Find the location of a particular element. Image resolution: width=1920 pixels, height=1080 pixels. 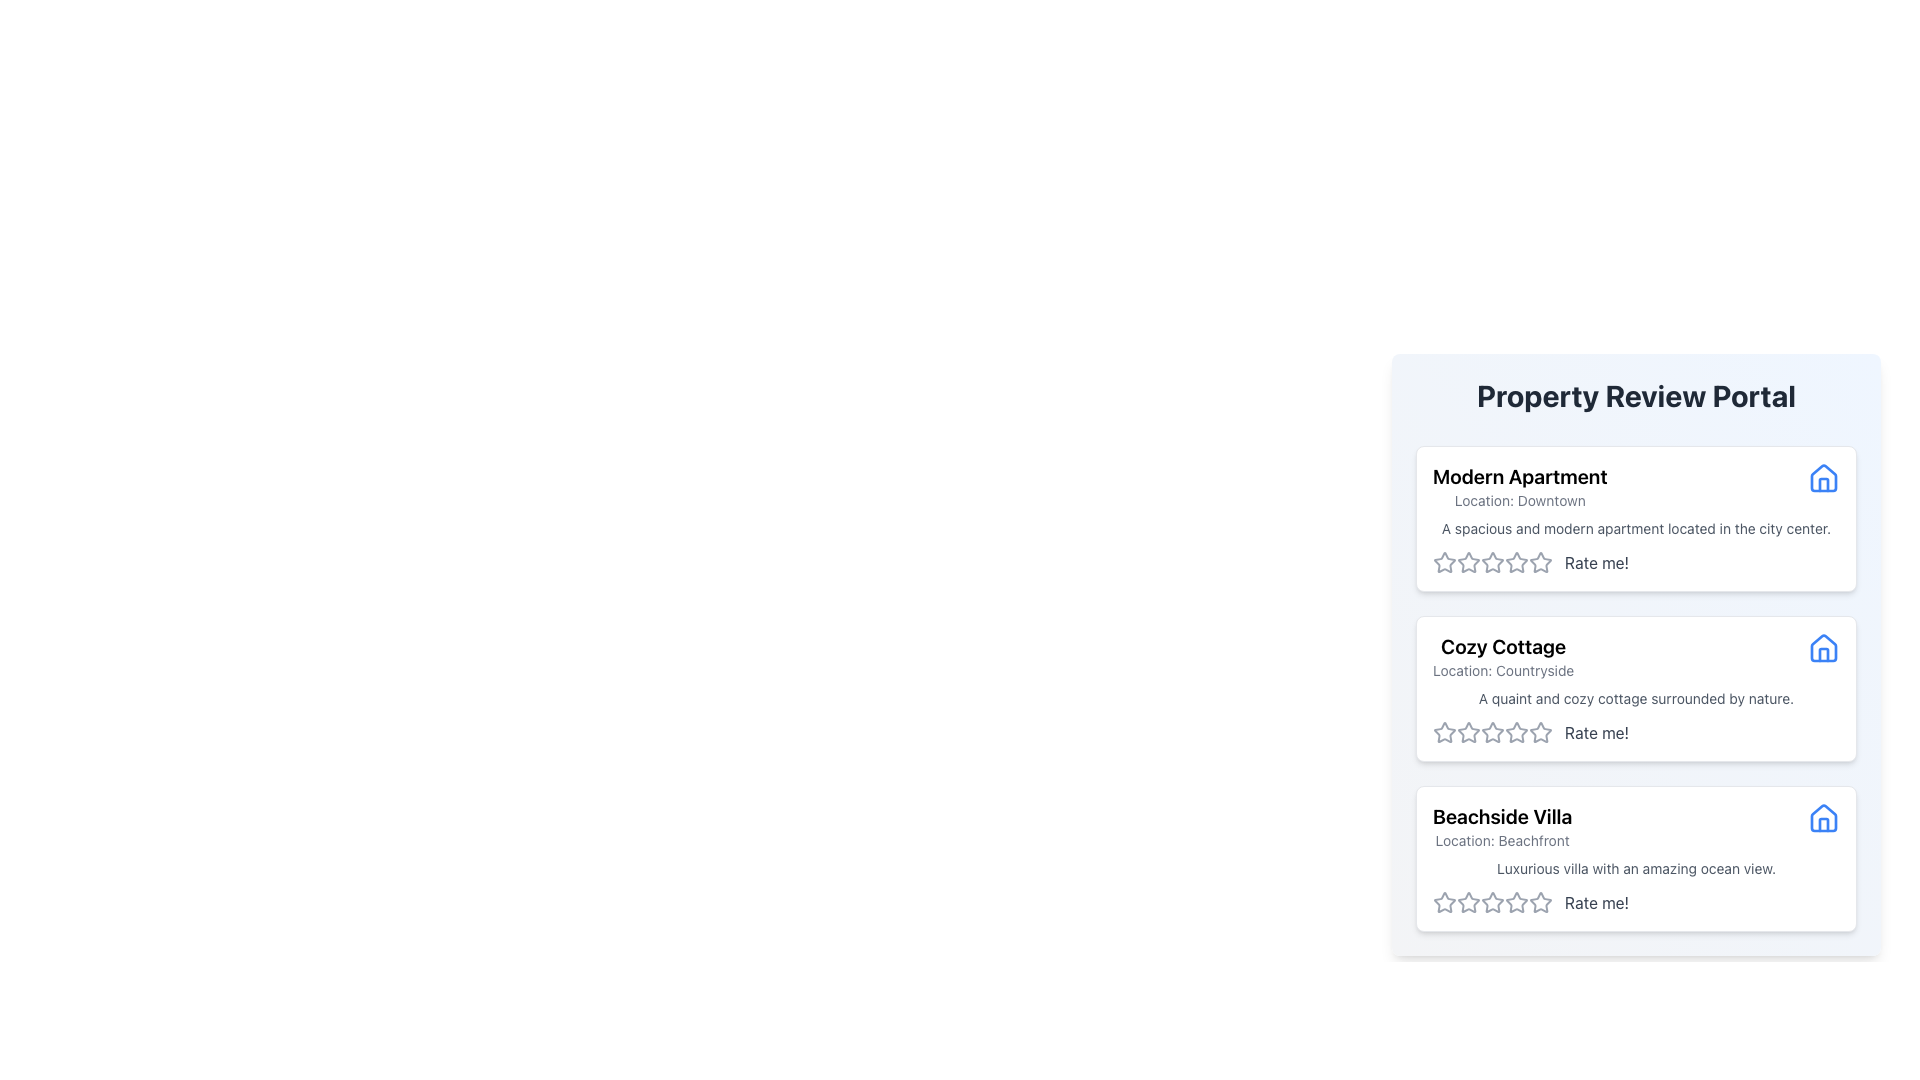

the text label displaying 'Location: Countryside', which is positioned beneath the title 'Cozy Cottage' is located at coordinates (1503, 671).